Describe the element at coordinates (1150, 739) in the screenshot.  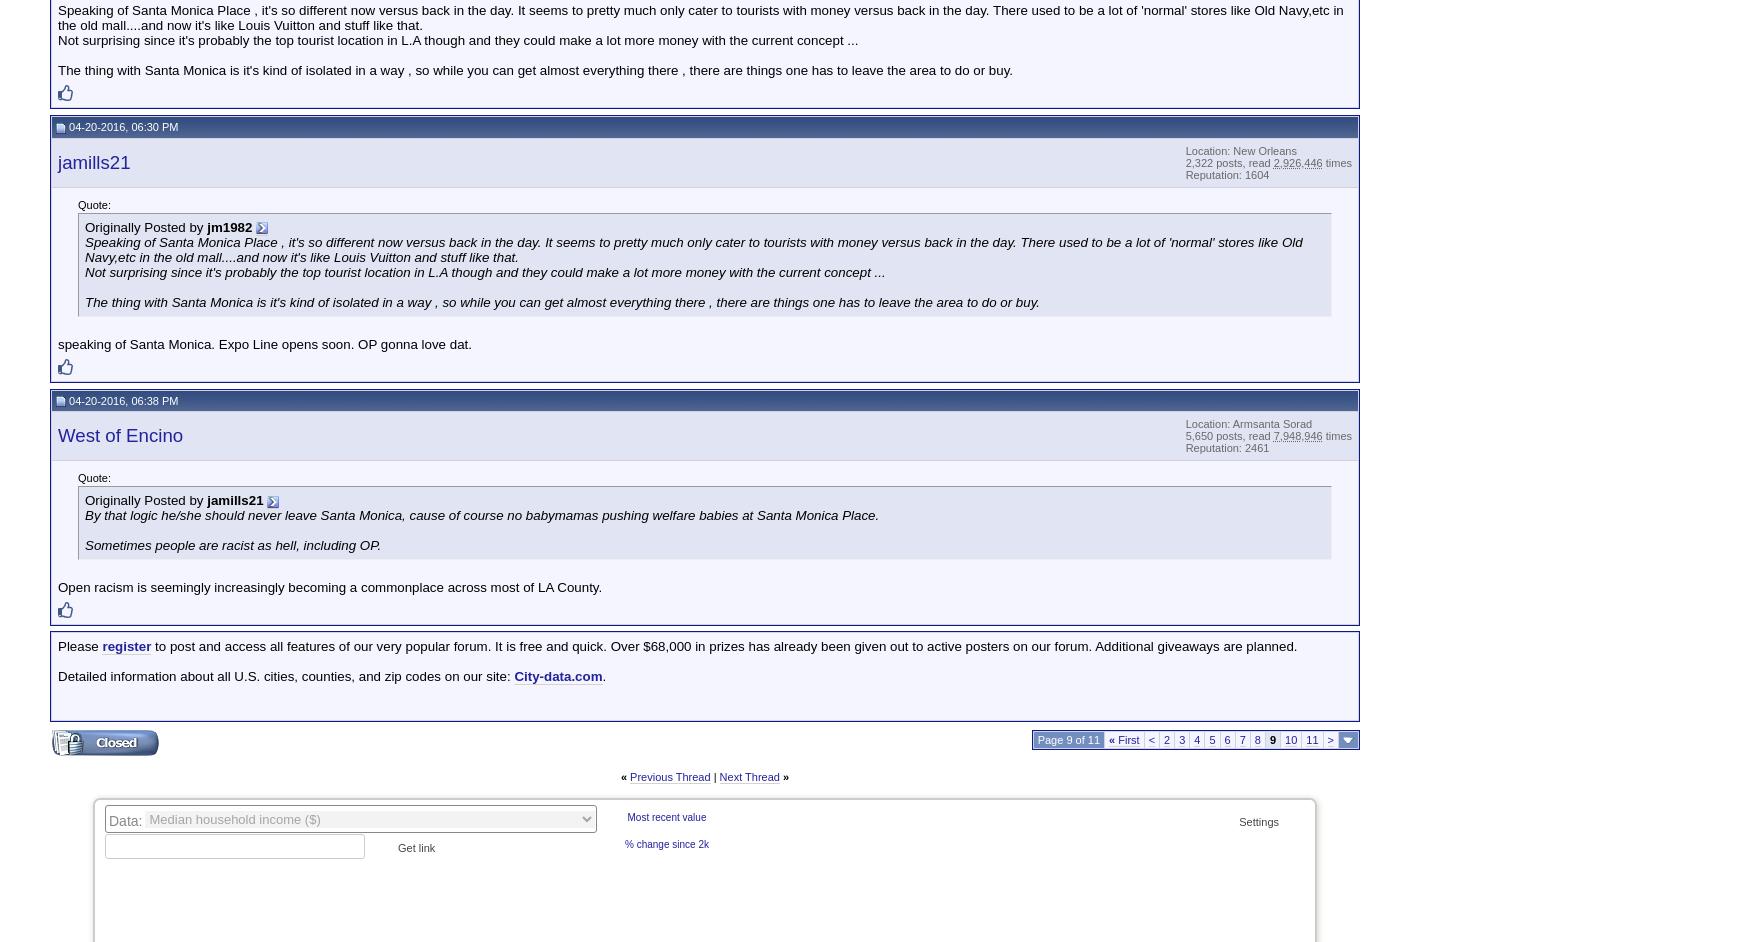
I see `'<'` at that location.